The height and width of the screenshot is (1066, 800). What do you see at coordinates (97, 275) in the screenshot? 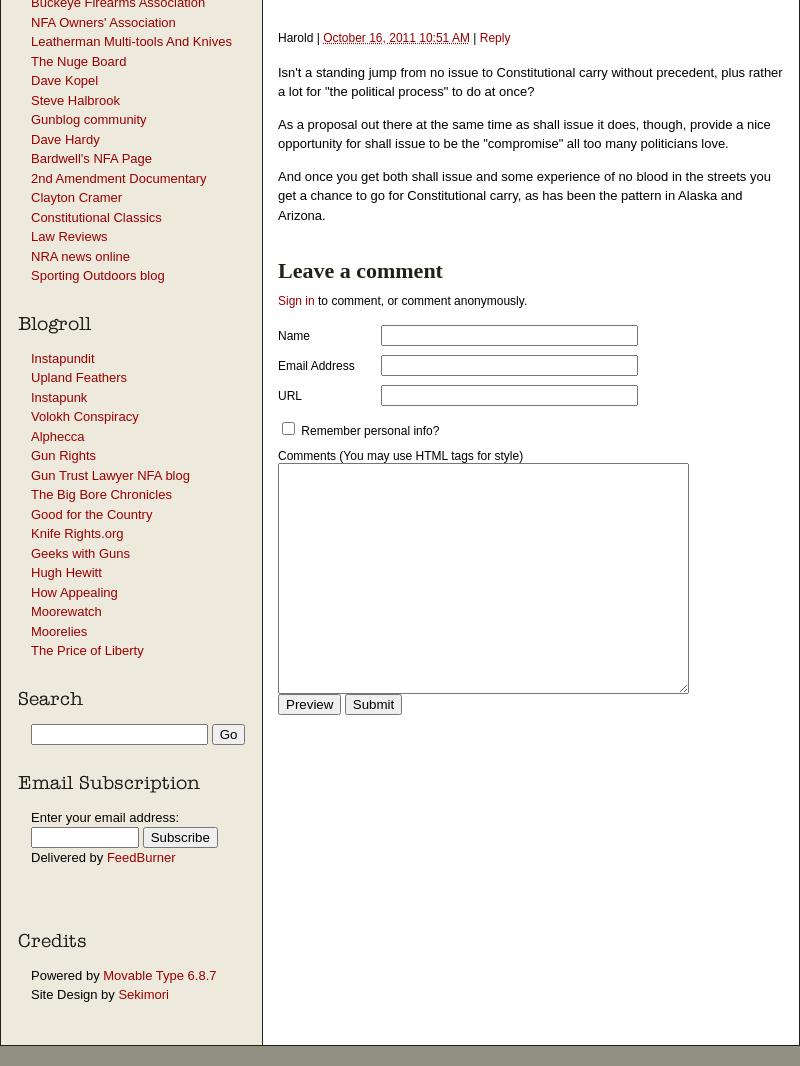
I see `'Sporting Outdoors blog'` at bounding box center [97, 275].